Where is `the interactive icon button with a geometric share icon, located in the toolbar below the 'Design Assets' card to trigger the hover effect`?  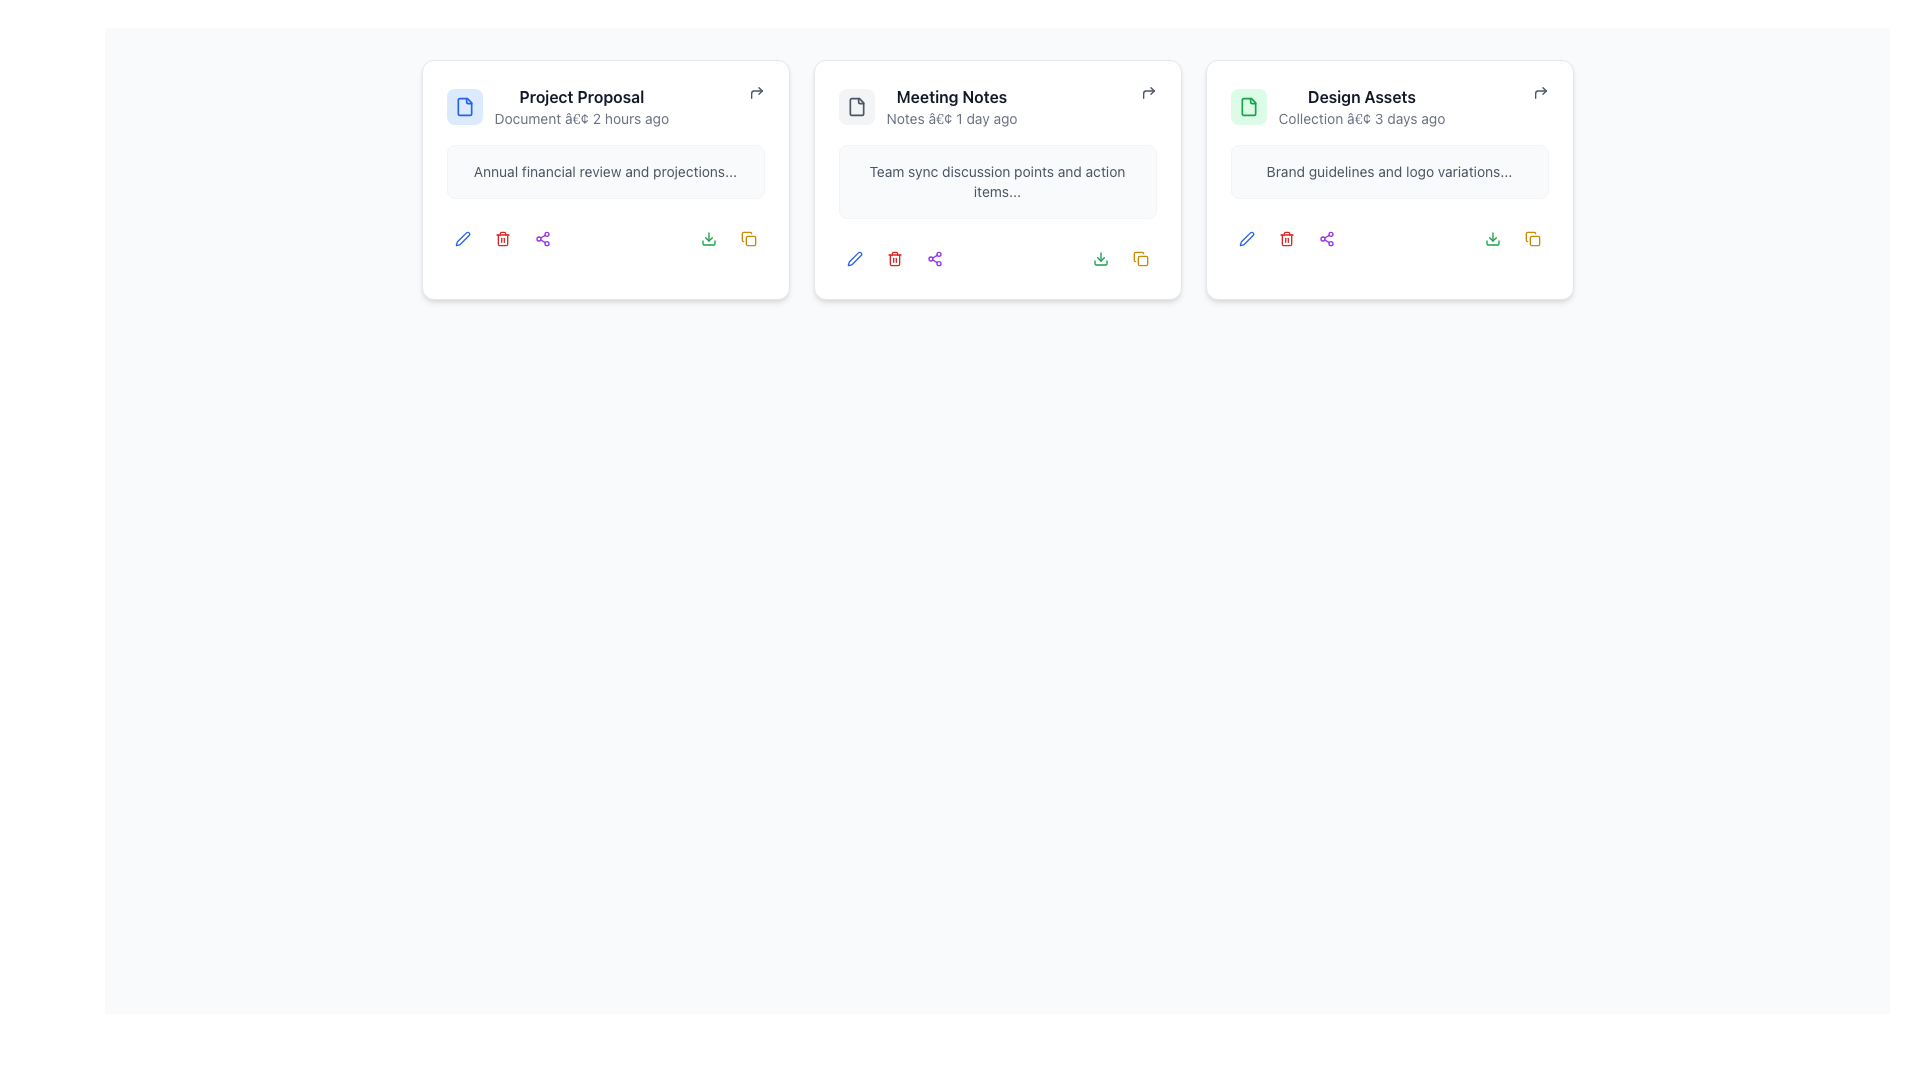
the interactive icon button with a geometric share icon, located in the toolbar below the 'Design Assets' card to trigger the hover effect is located at coordinates (1326, 238).